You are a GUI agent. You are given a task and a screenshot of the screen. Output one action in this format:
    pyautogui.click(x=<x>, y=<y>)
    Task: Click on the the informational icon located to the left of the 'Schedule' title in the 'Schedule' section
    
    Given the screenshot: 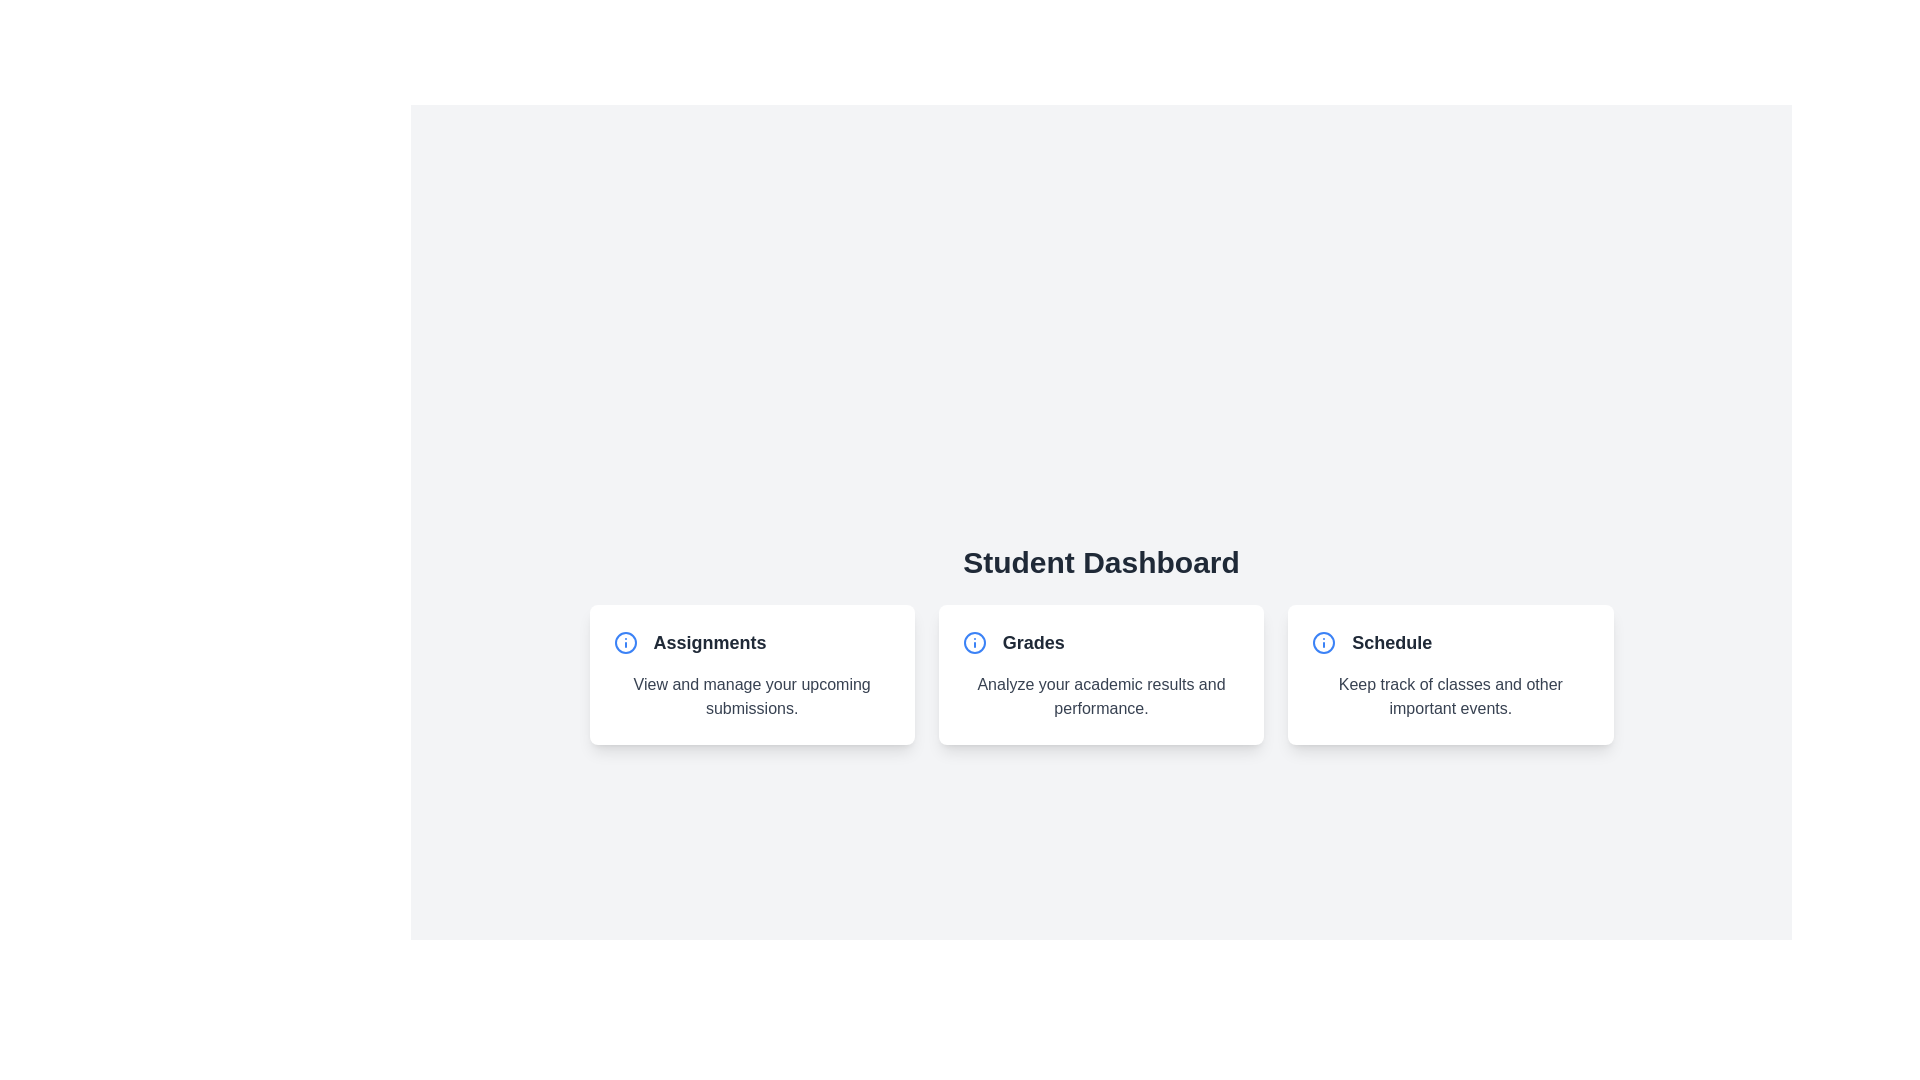 What is the action you would take?
    pyautogui.click(x=1324, y=643)
    